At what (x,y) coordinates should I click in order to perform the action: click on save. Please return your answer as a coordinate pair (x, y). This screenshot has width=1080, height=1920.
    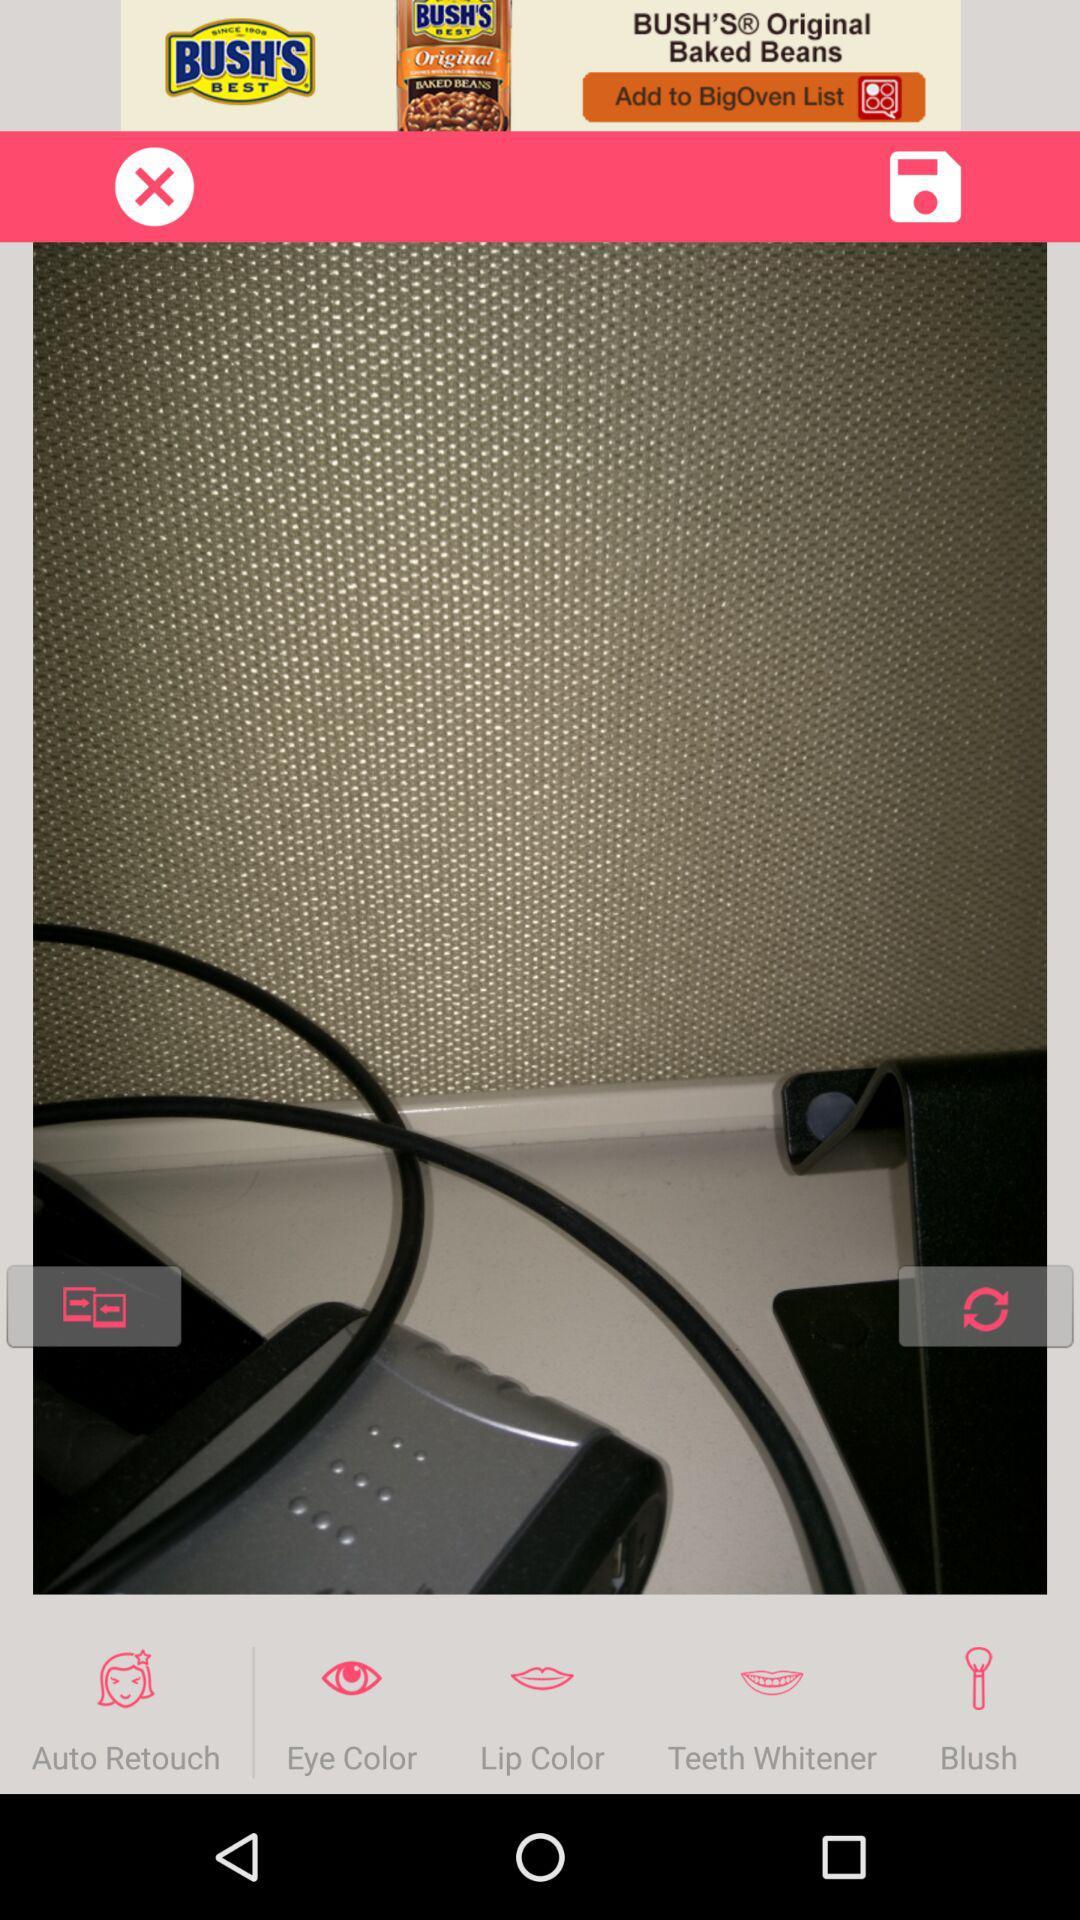
    Looking at the image, I should click on (925, 186).